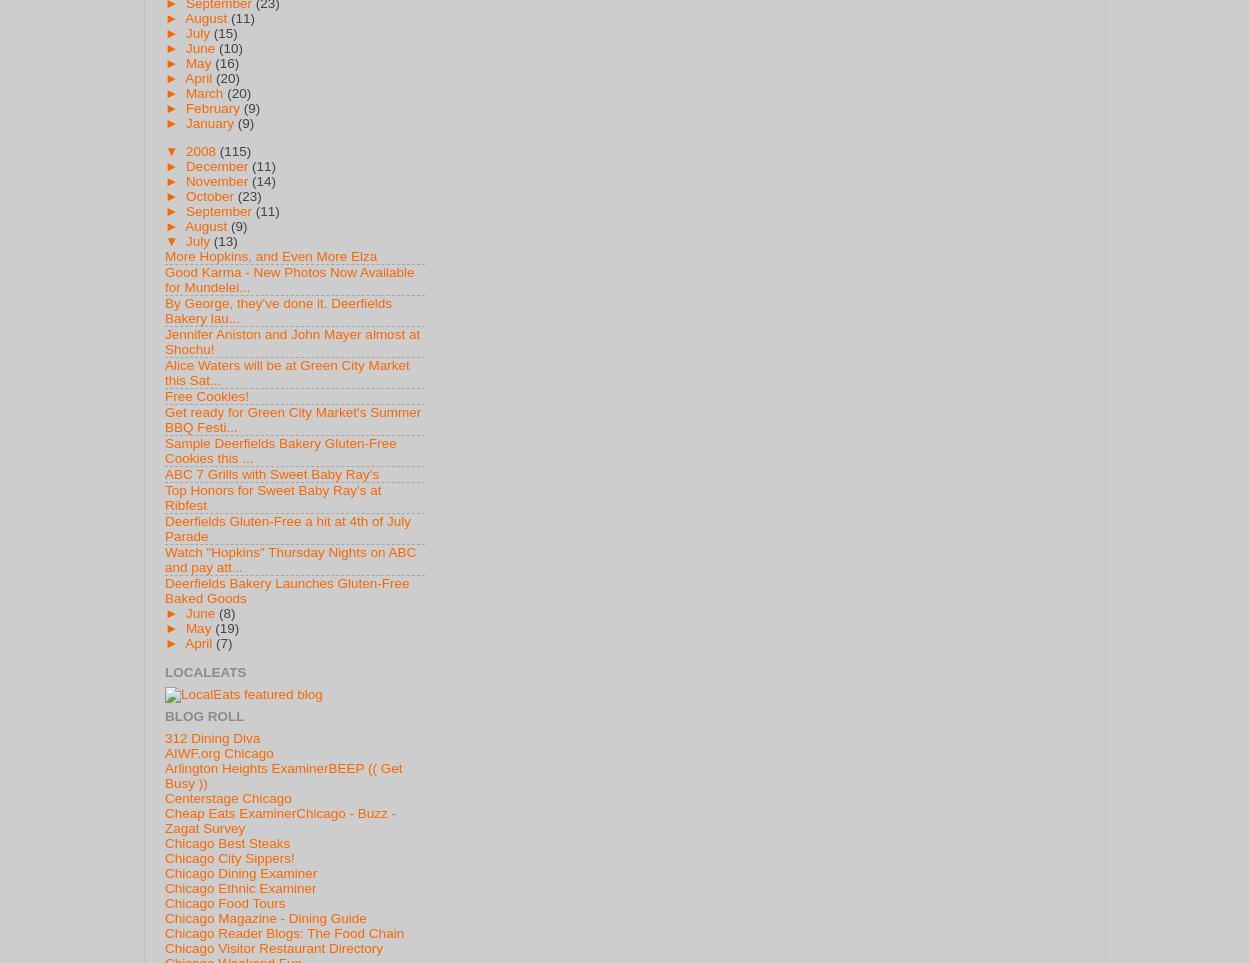  What do you see at coordinates (265, 917) in the screenshot?
I see `'Chicago Magazine - Dining Guide'` at bounding box center [265, 917].